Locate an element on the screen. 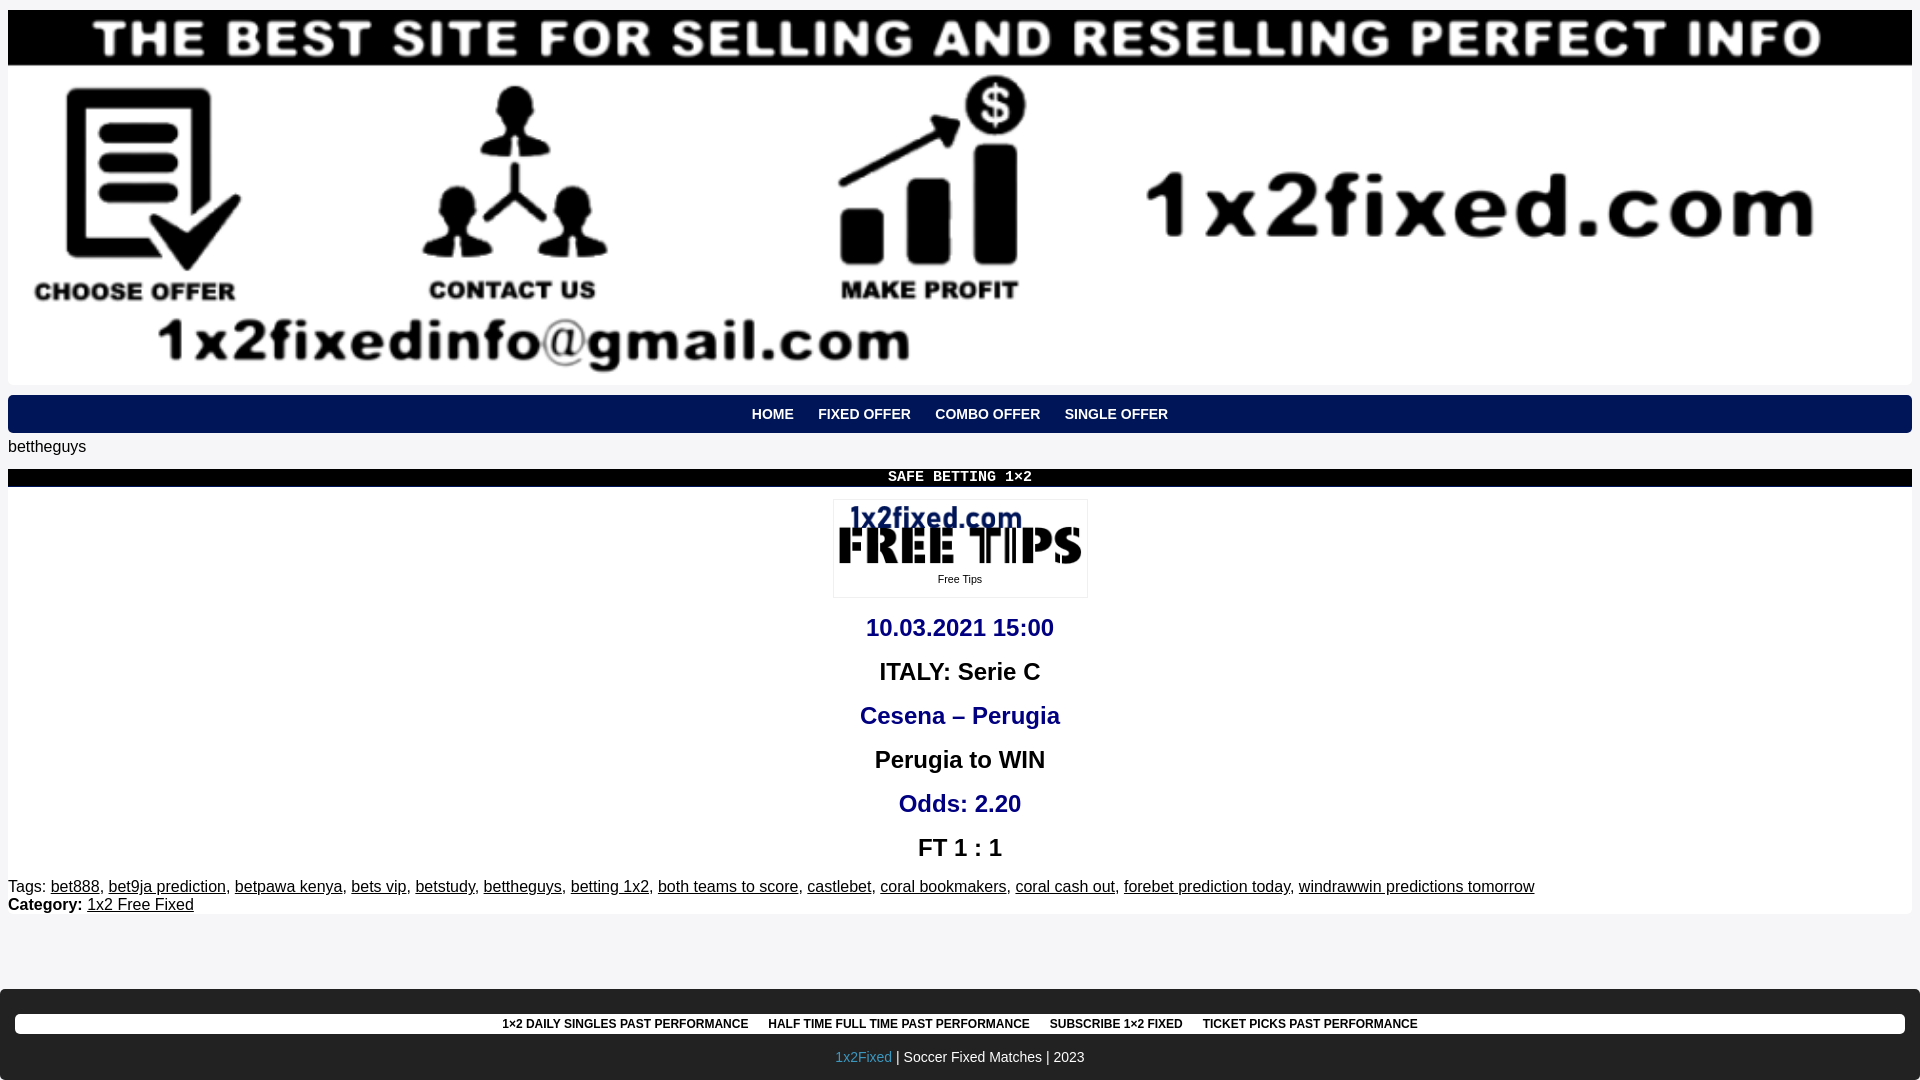 This screenshot has height=1080, width=1920. '1x2Fixed' is located at coordinates (863, 1055).